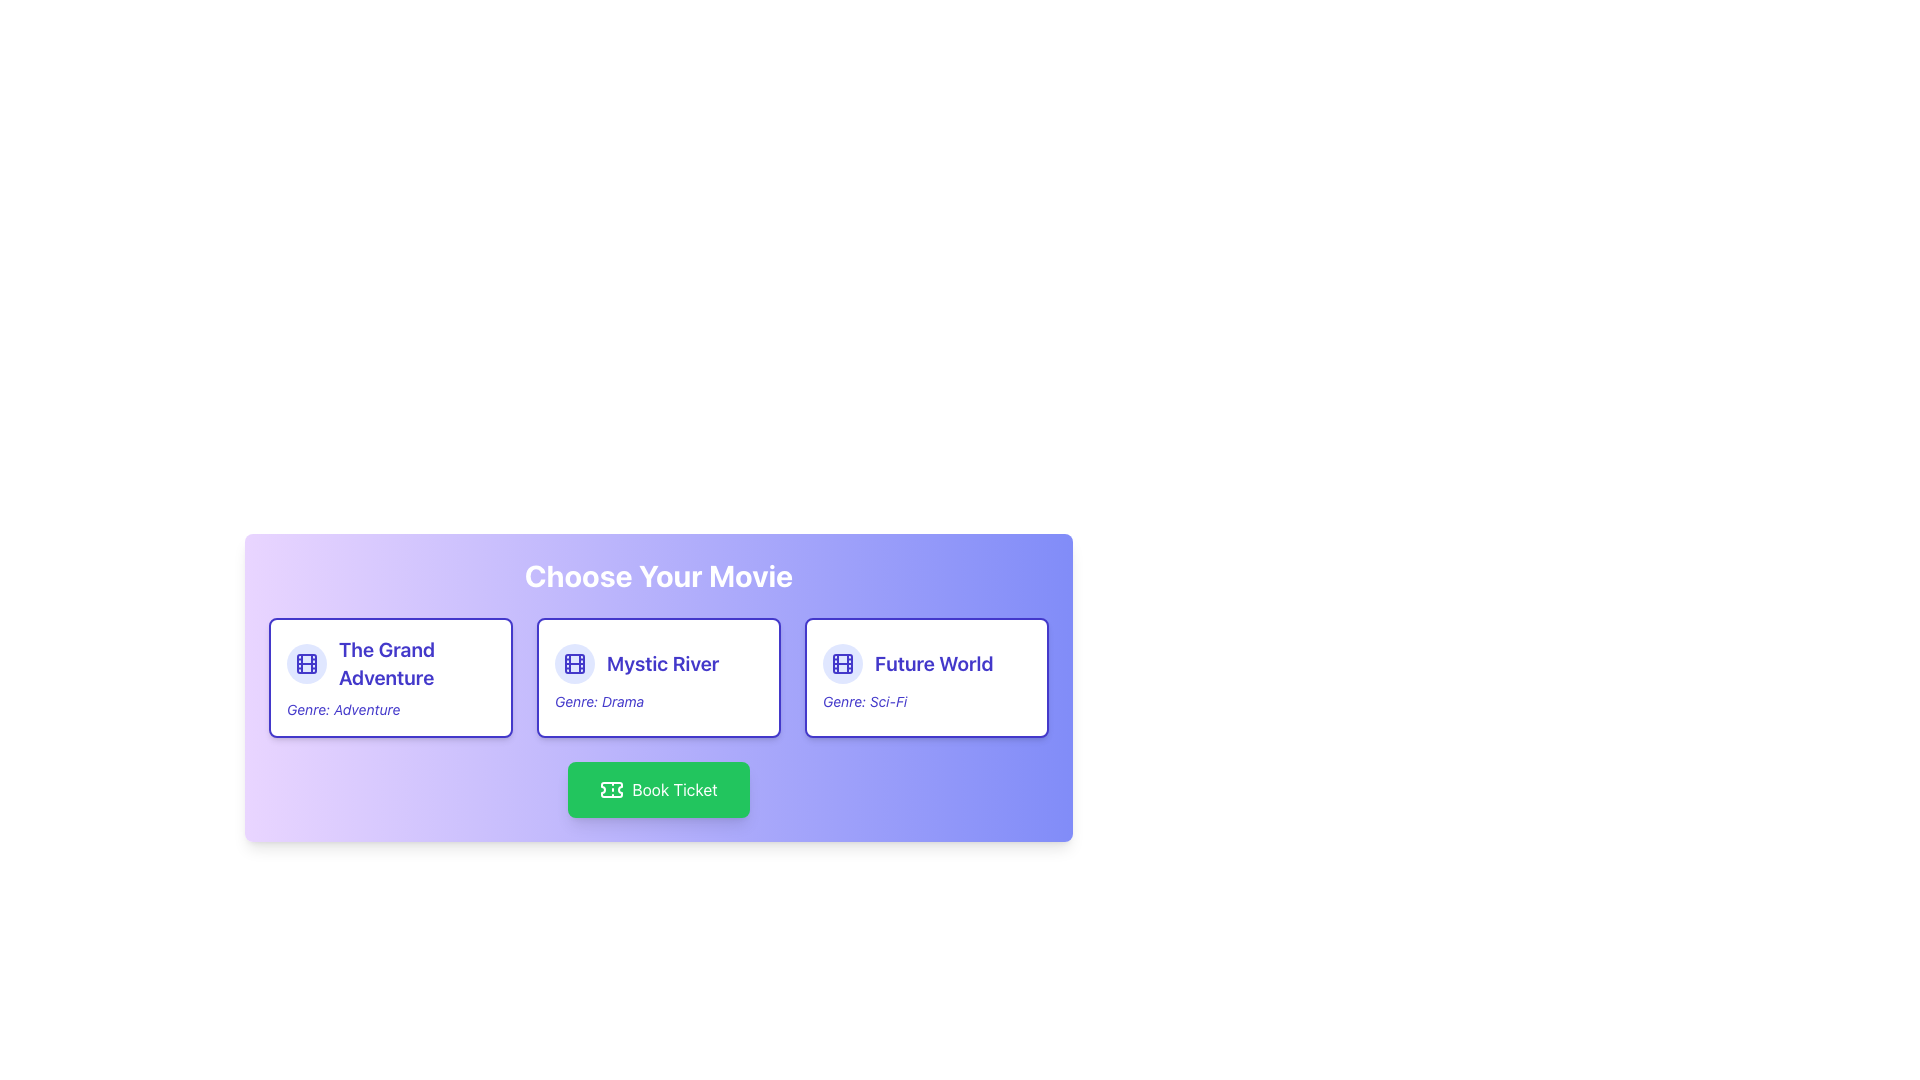 This screenshot has width=1920, height=1080. What do you see at coordinates (416, 663) in the screenshot?
I see `the text block displaying 'The Grand Adventure'` at bounding box center [416, 663].